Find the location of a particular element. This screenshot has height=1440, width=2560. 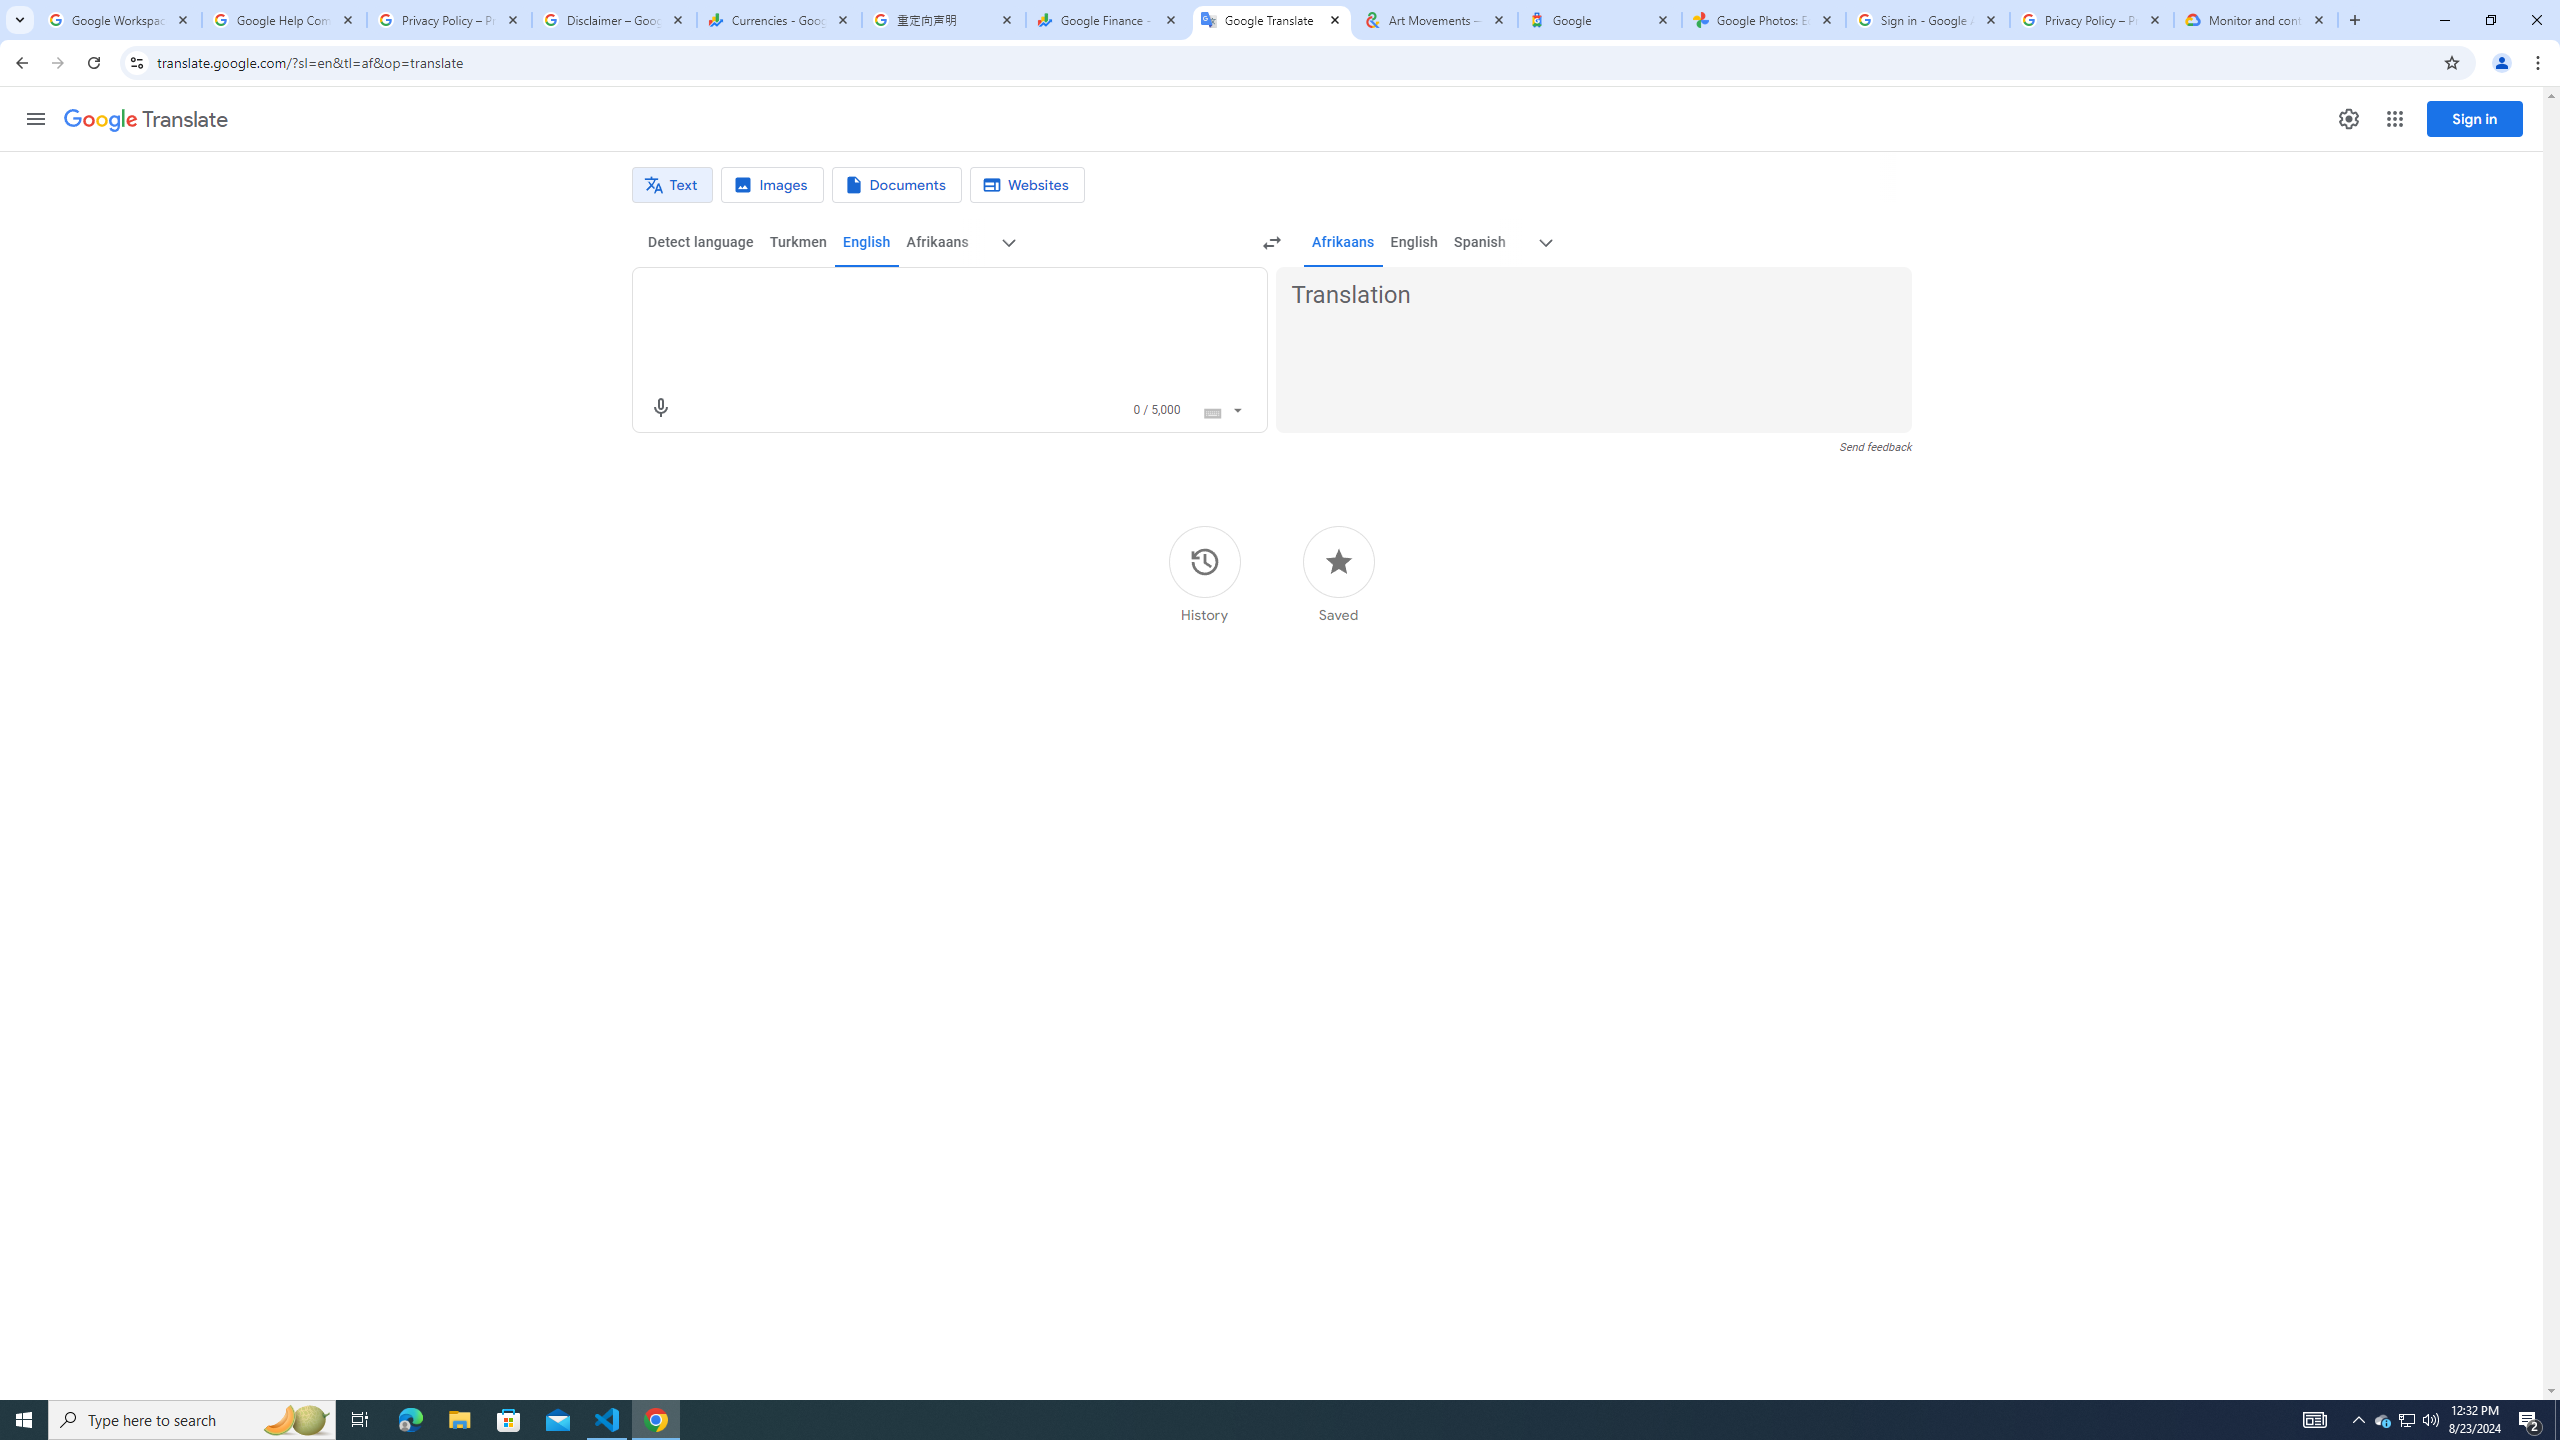

'Afrikaans' is located at coordinates (1341, 241).